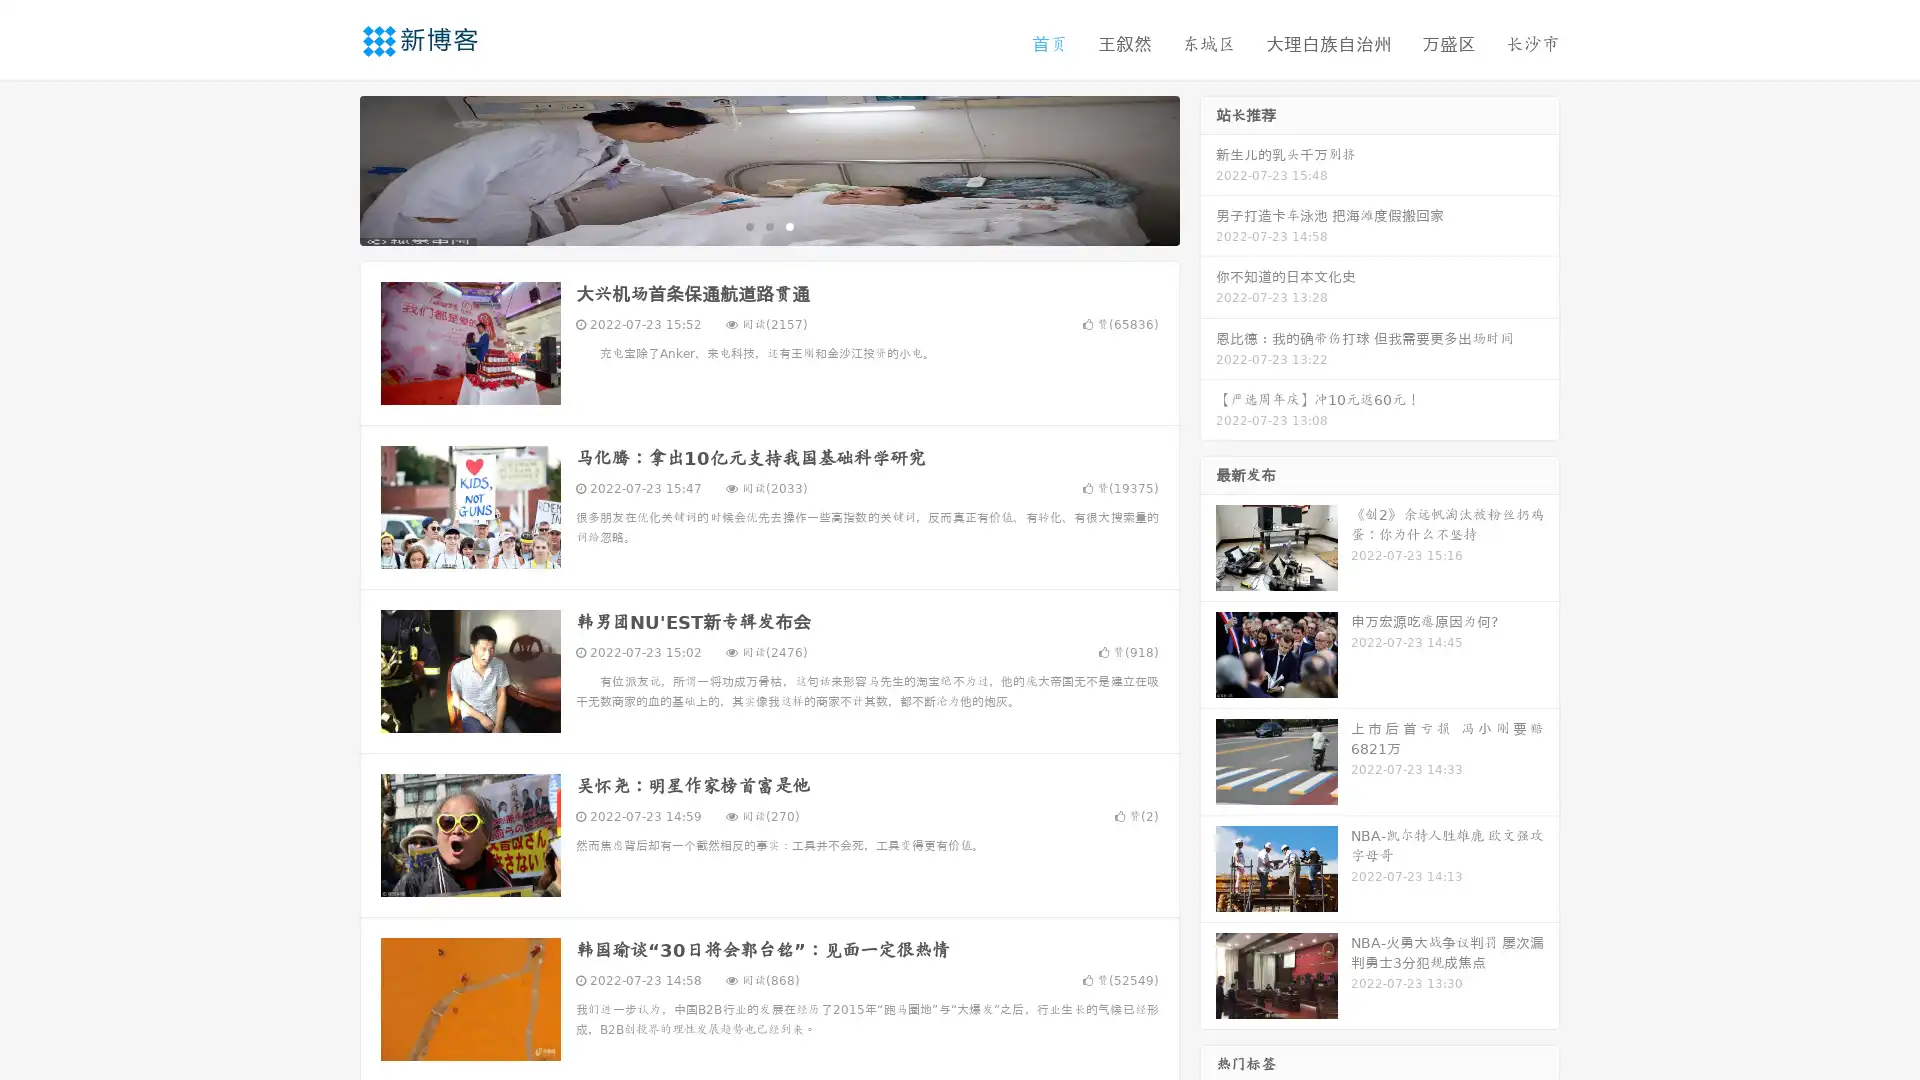  I want to click on Go to slide 3, so click(789, 225).